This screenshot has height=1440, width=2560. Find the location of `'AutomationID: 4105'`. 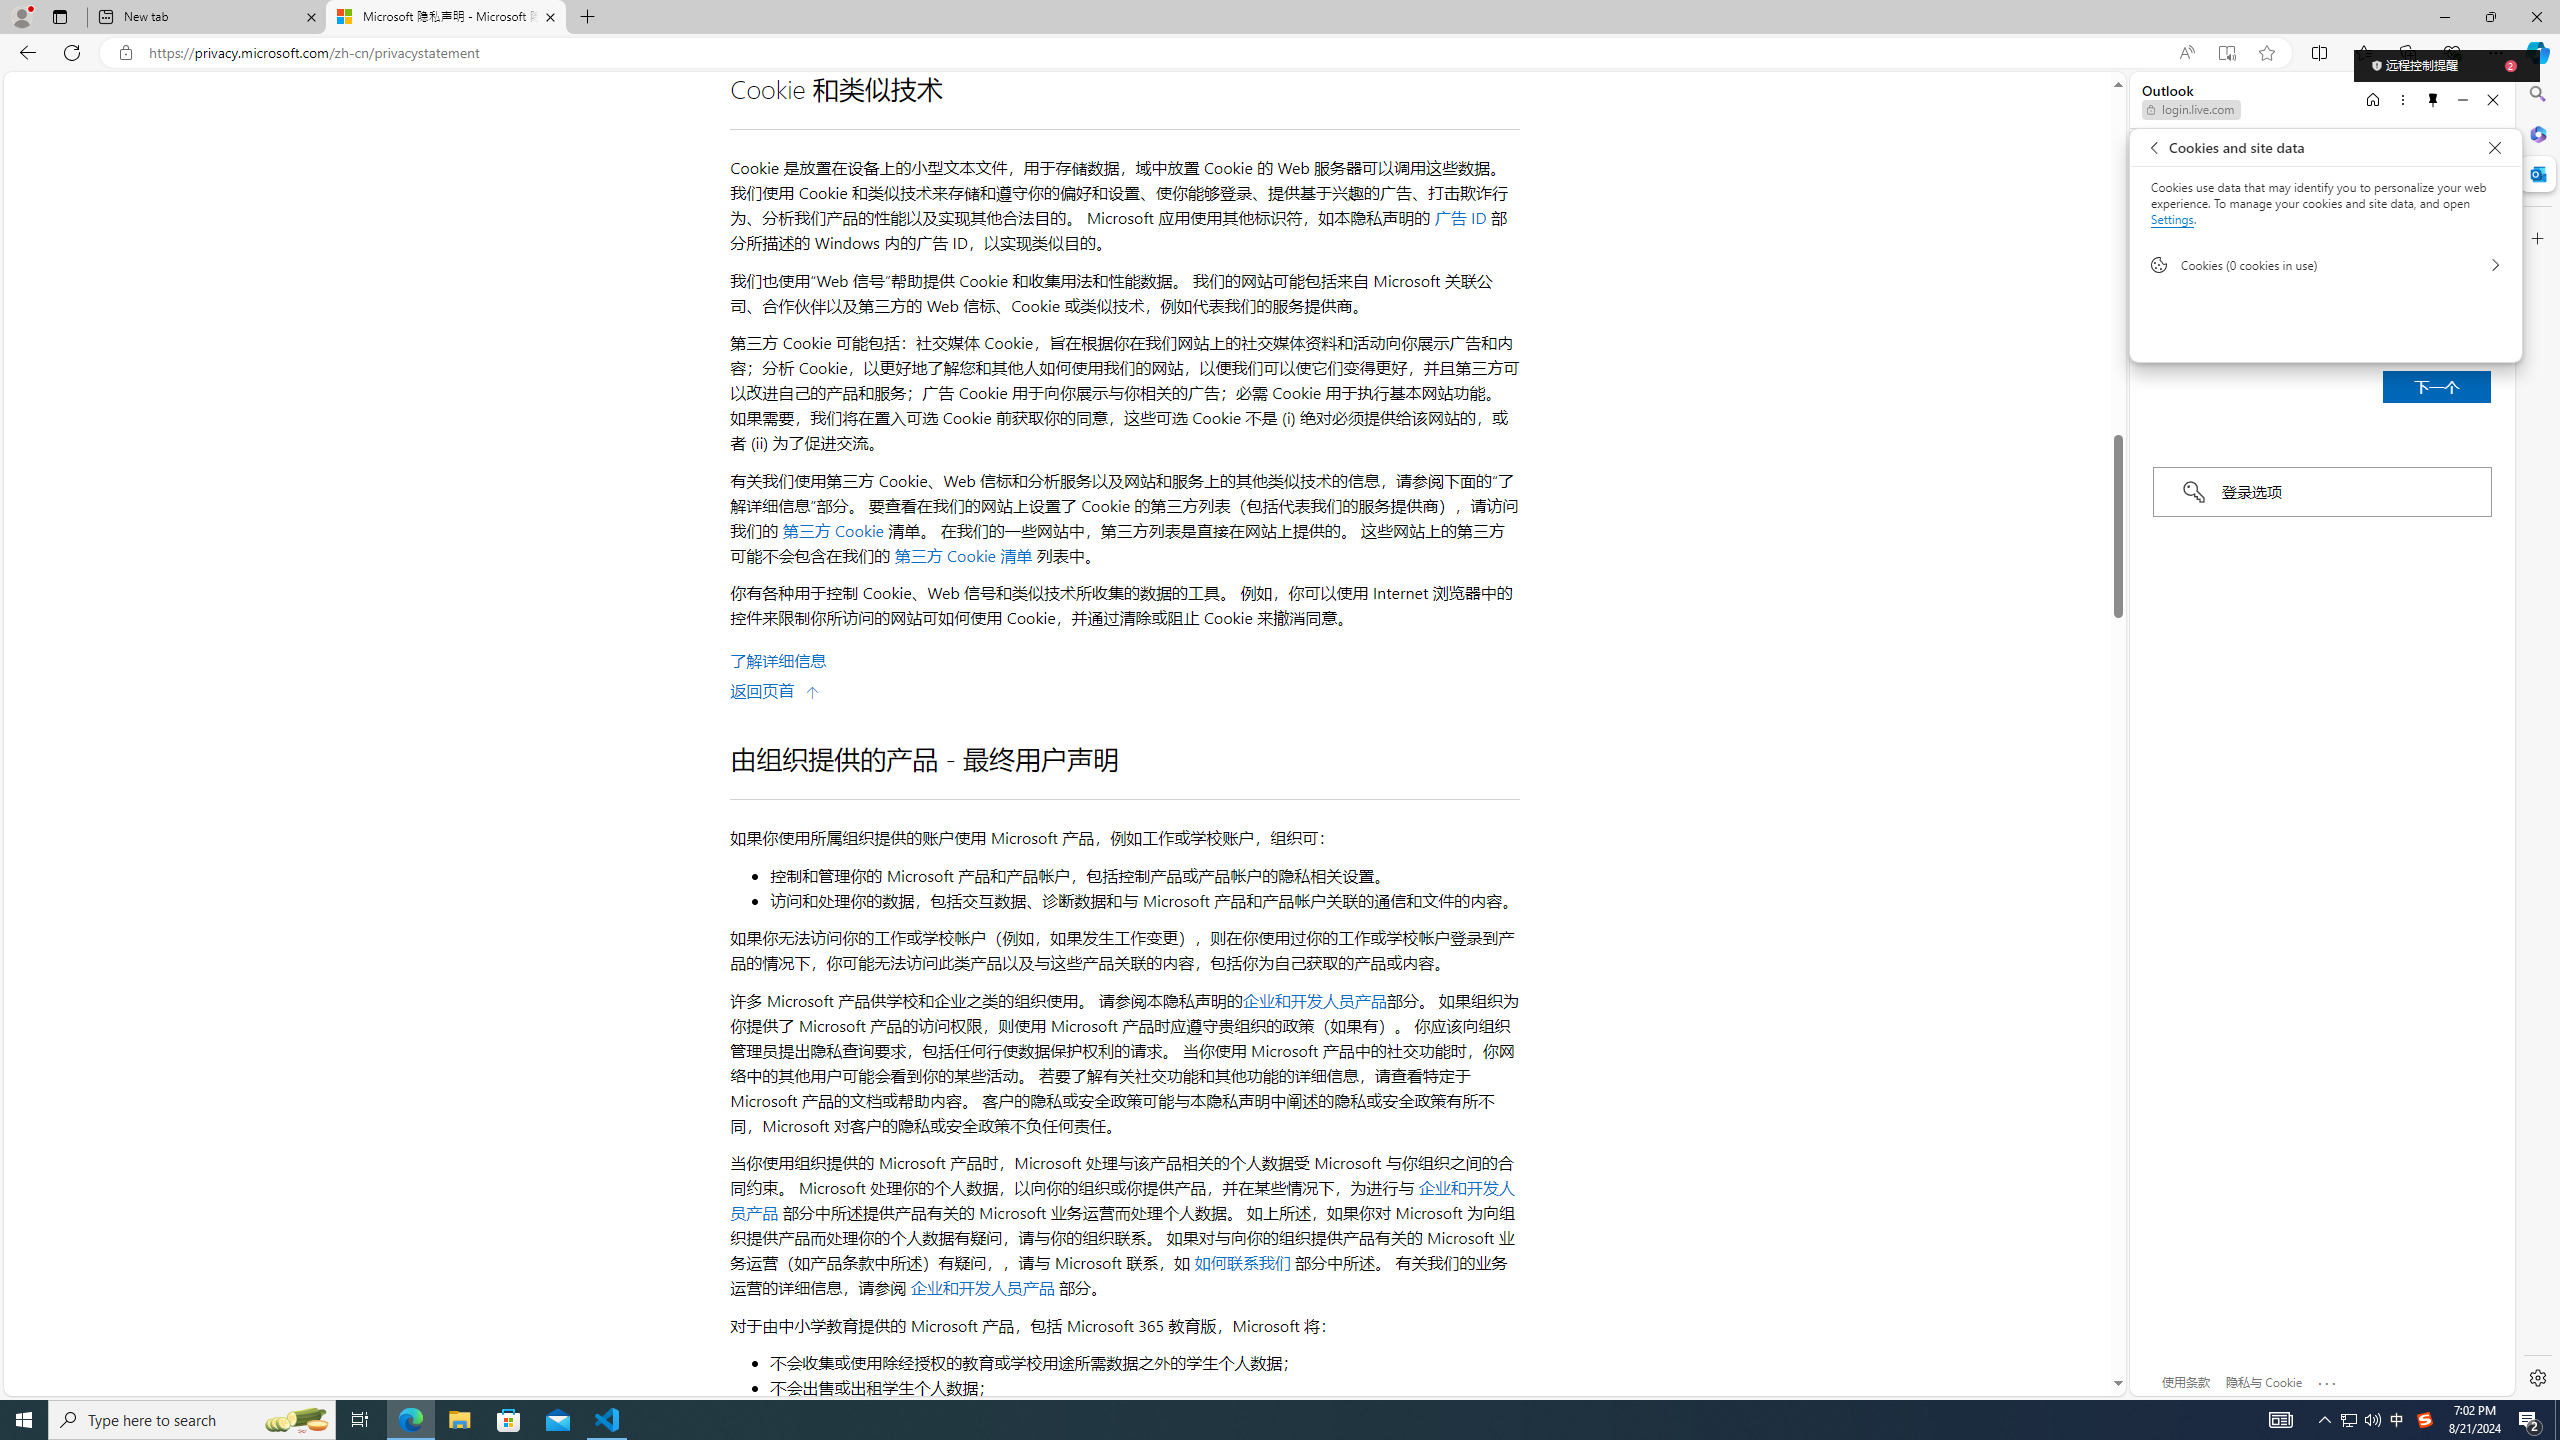

'AutomationID: 4105' is located at coordinates (2279, 1418).